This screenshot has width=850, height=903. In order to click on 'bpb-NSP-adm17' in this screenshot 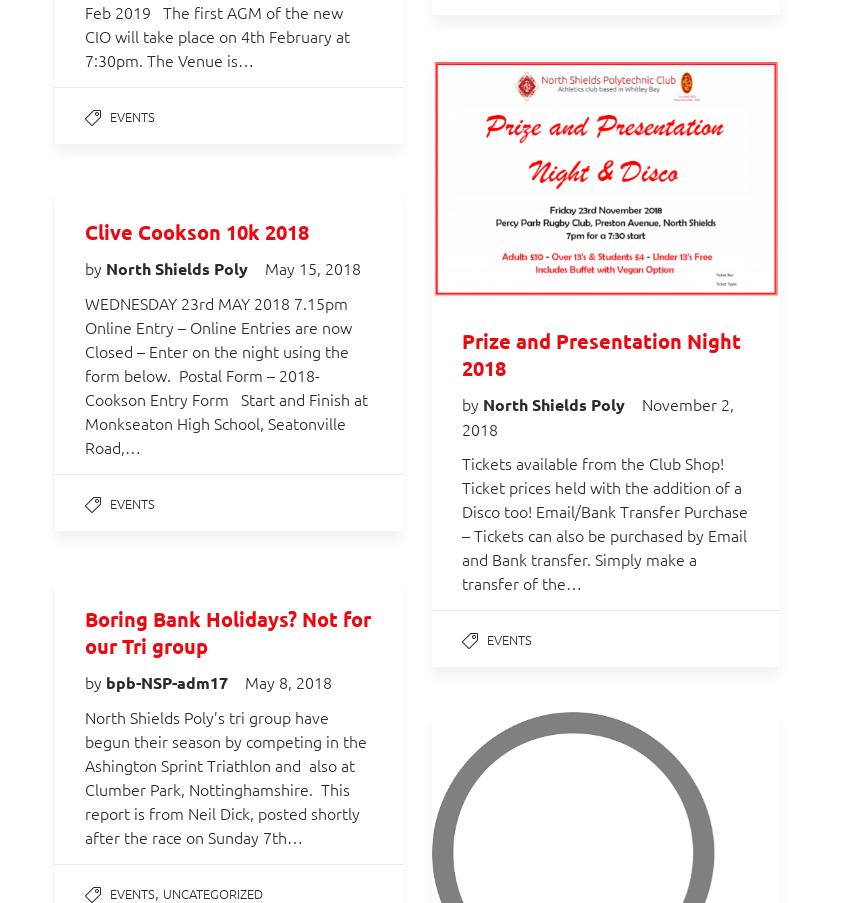, I will do `click(168, 681)`.